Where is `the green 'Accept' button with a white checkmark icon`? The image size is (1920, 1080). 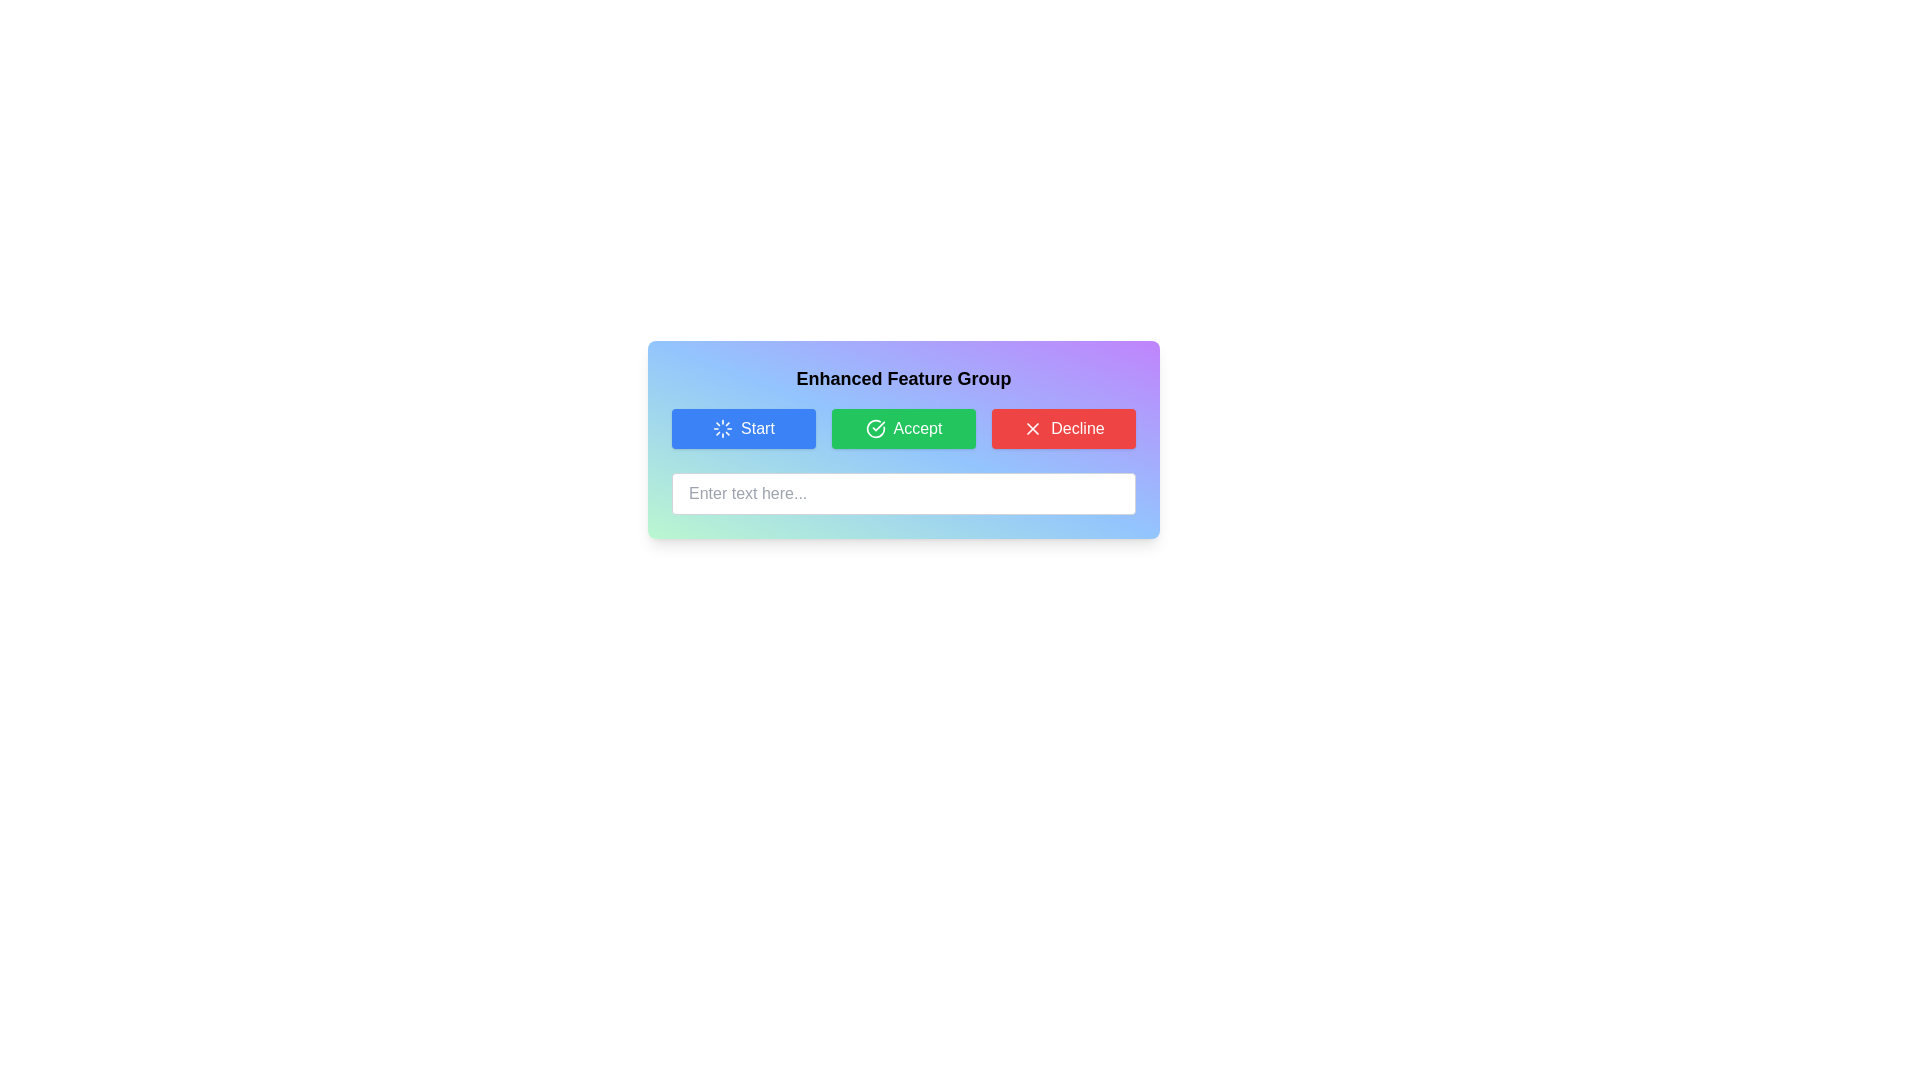 the green 'Accept' button with a white checkmark icon is located at coordinates (902, 427).